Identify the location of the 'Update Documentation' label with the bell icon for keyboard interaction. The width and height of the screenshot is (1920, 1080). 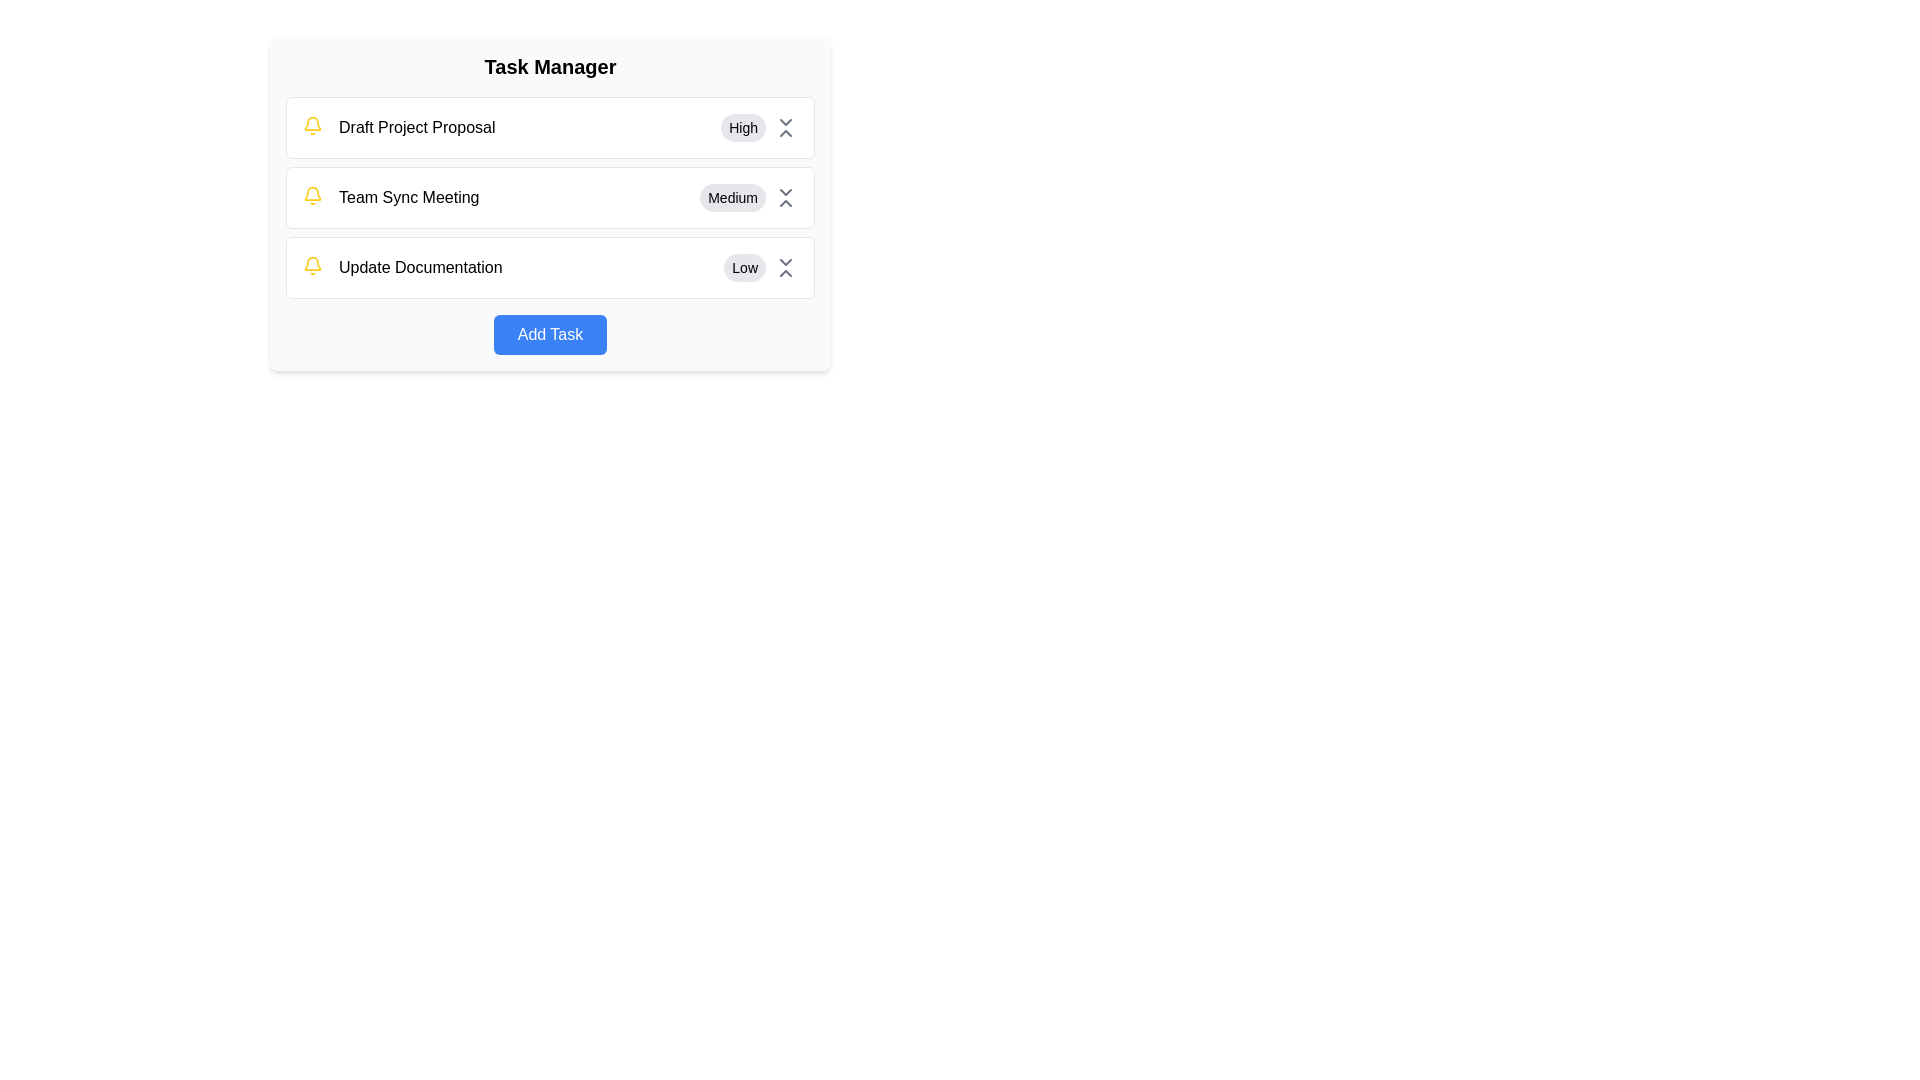
(401, 266).